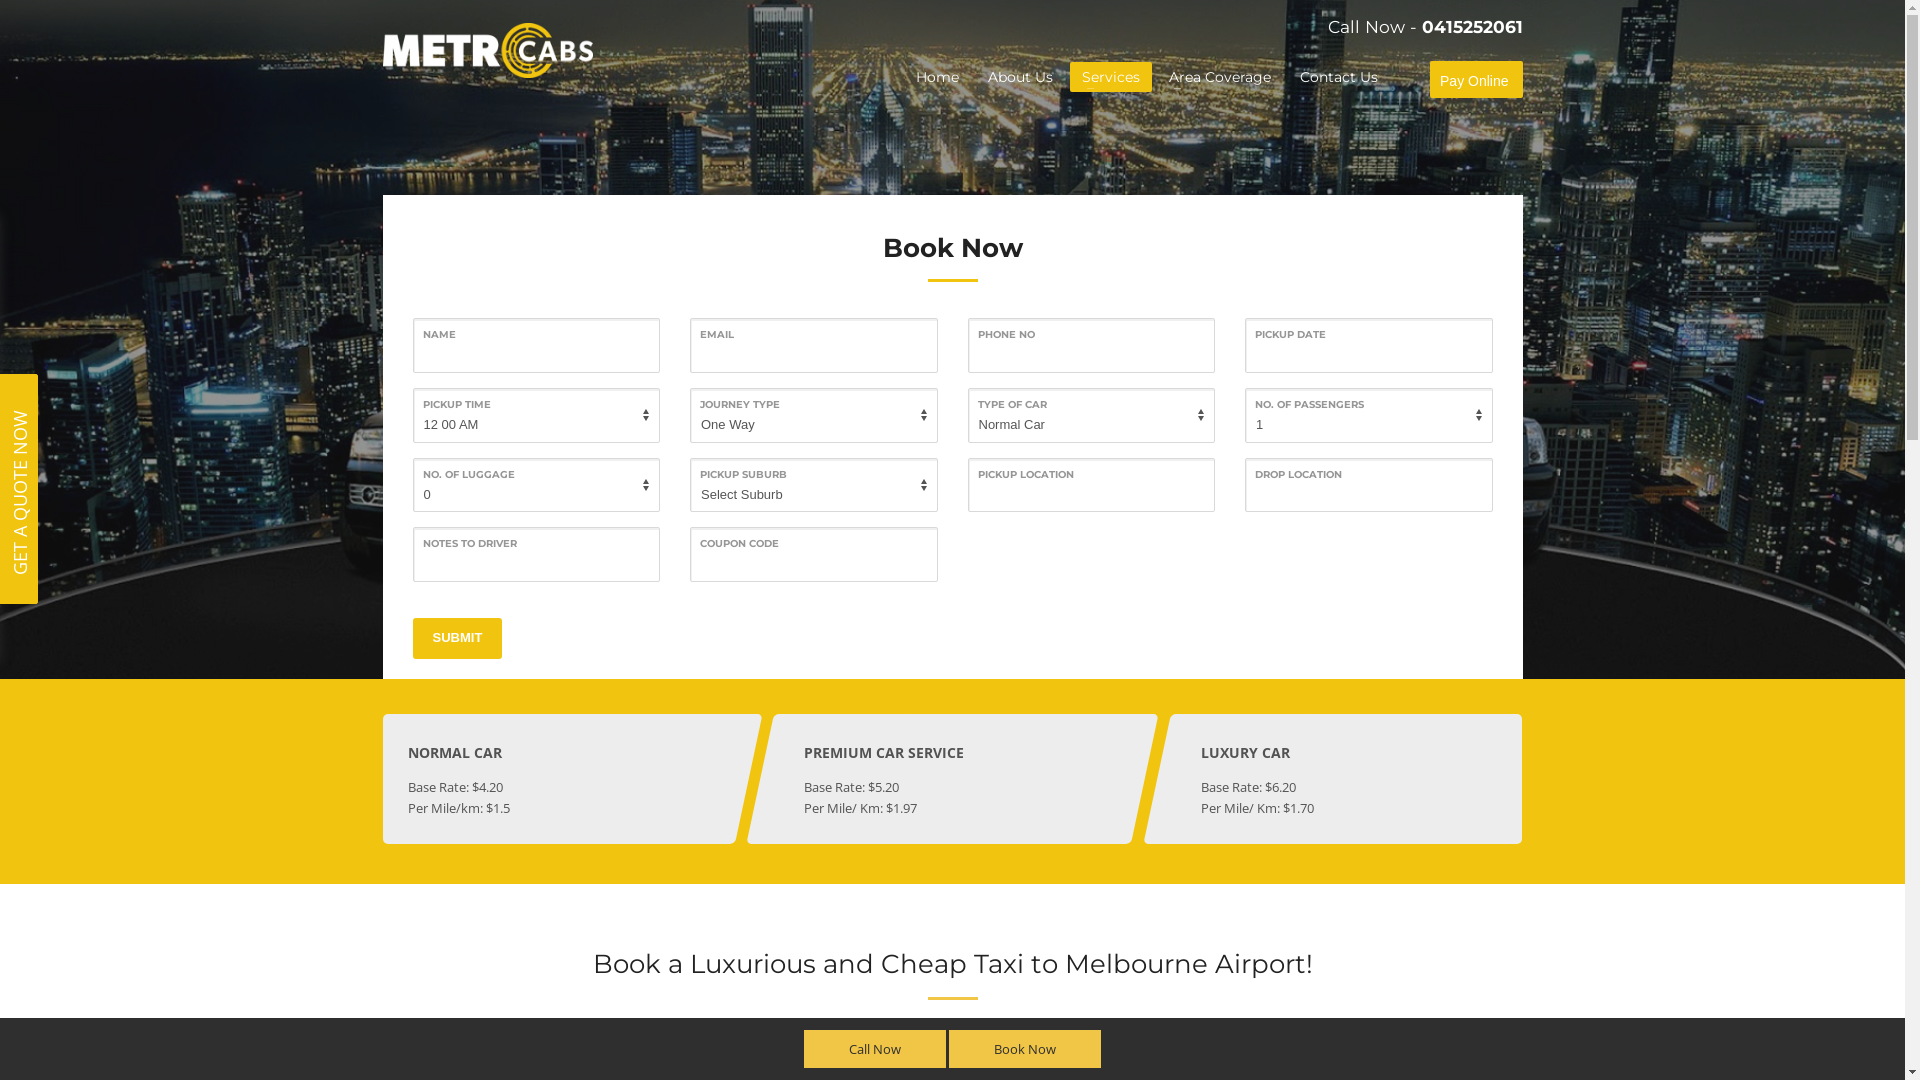  What do you see at coordinates (1473, 80) in the screenshot?
I see `'Pay Online'` at bounding box center [1473, 80].